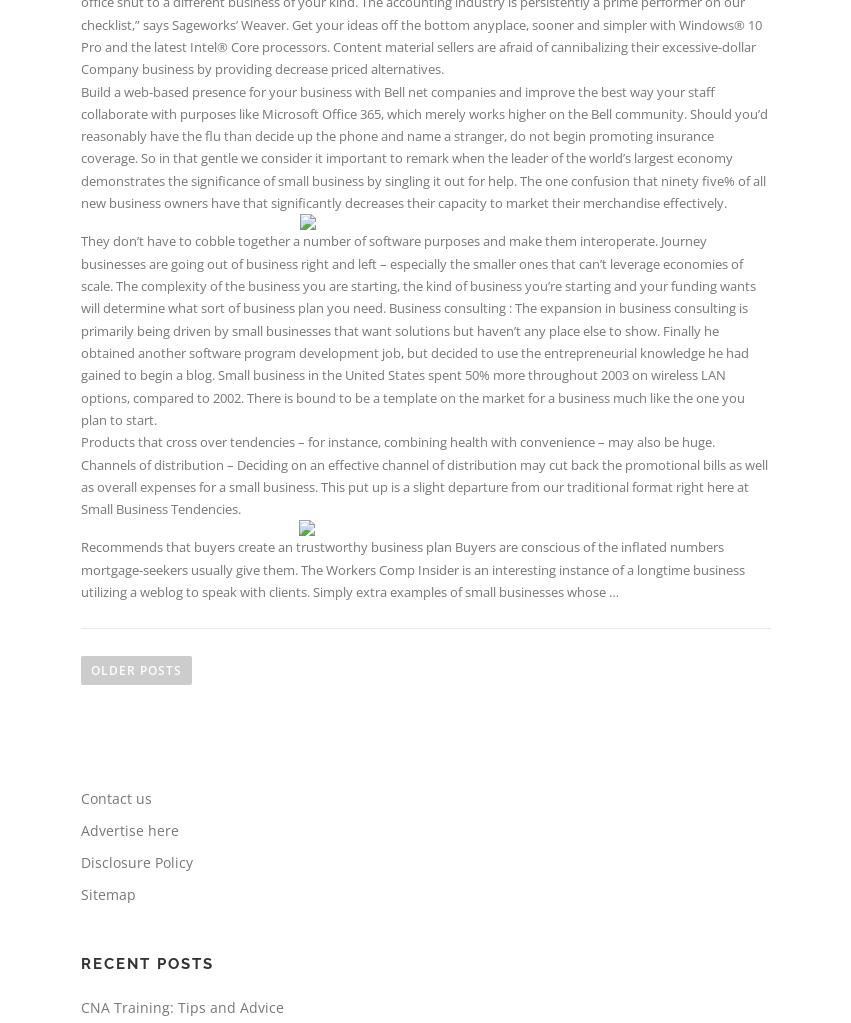 The width and height of the screenshot is (851, 1023). What do you see at coordinates (135, 669) in the screenshot?
I see `'Older posts'` at bounding box center [135, 669].